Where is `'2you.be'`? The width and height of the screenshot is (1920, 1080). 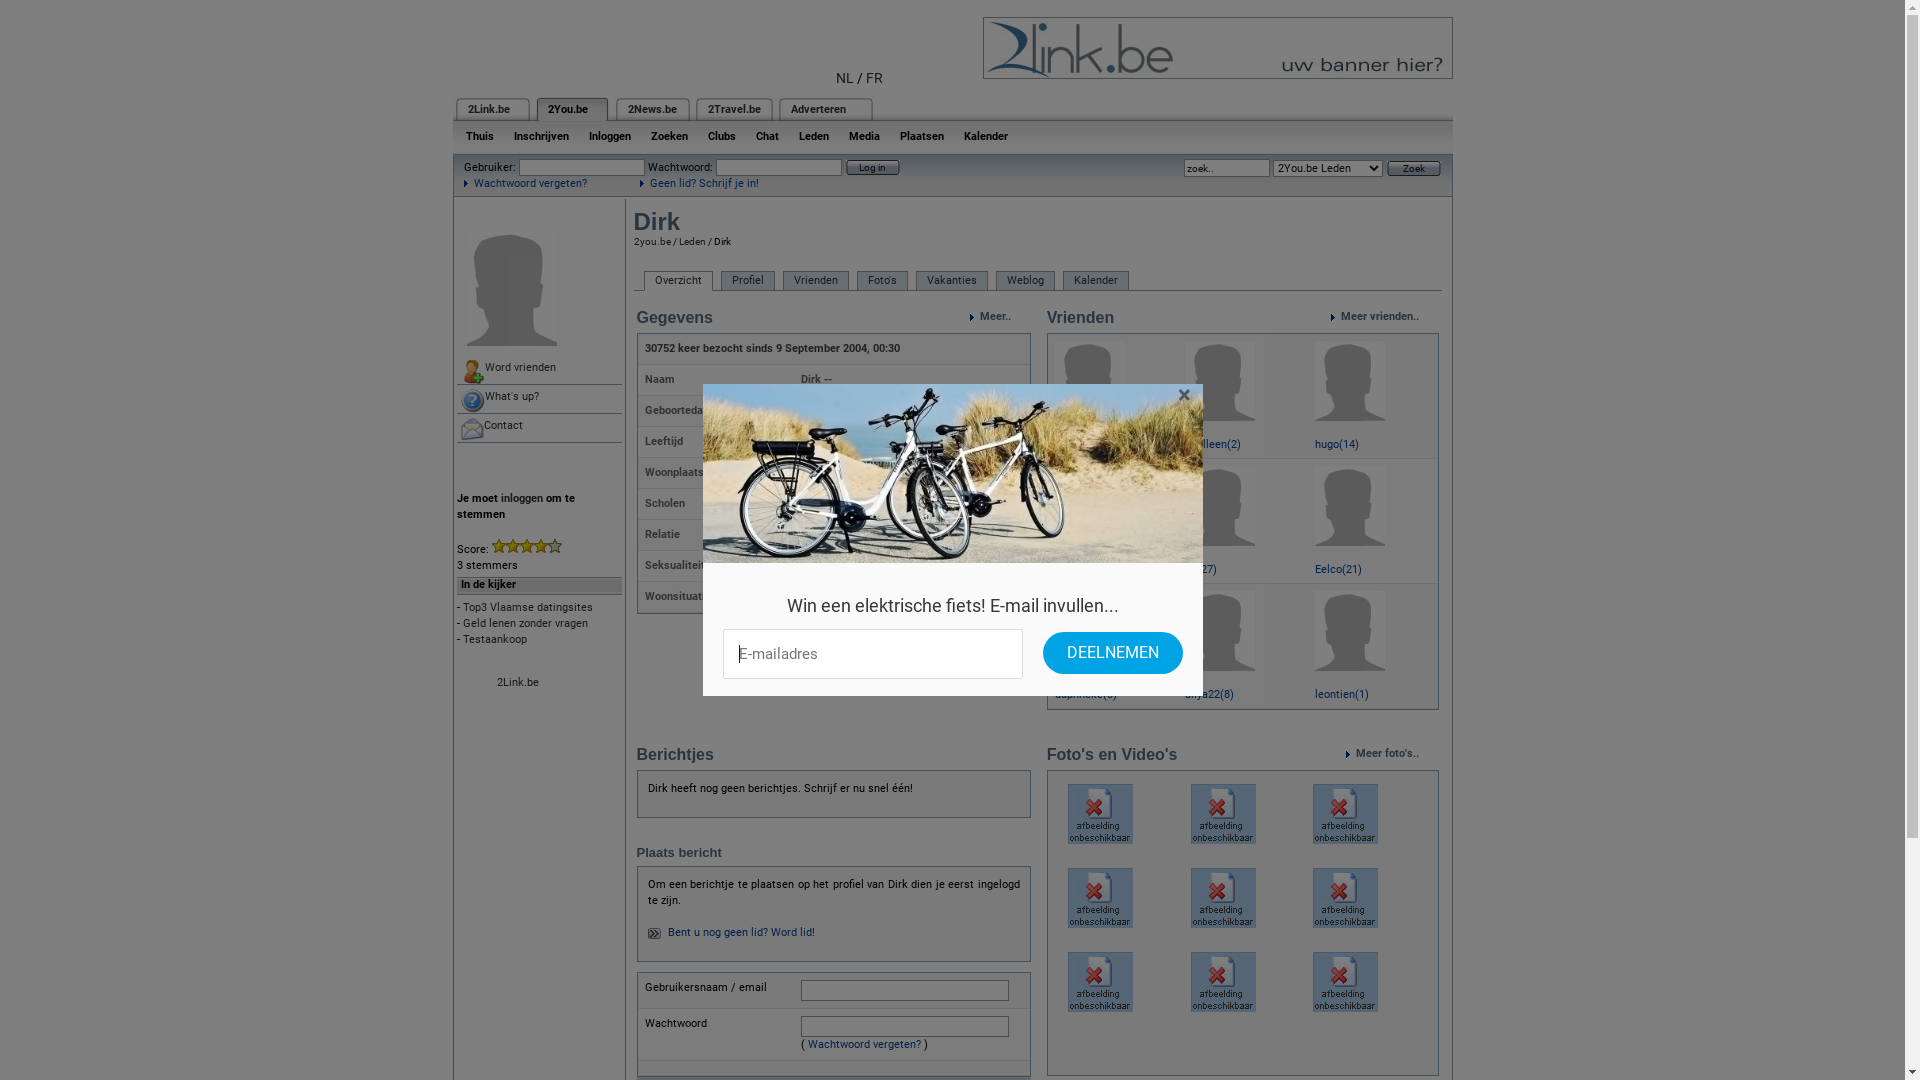
'2you.be' is located at coordinates (652, 240).